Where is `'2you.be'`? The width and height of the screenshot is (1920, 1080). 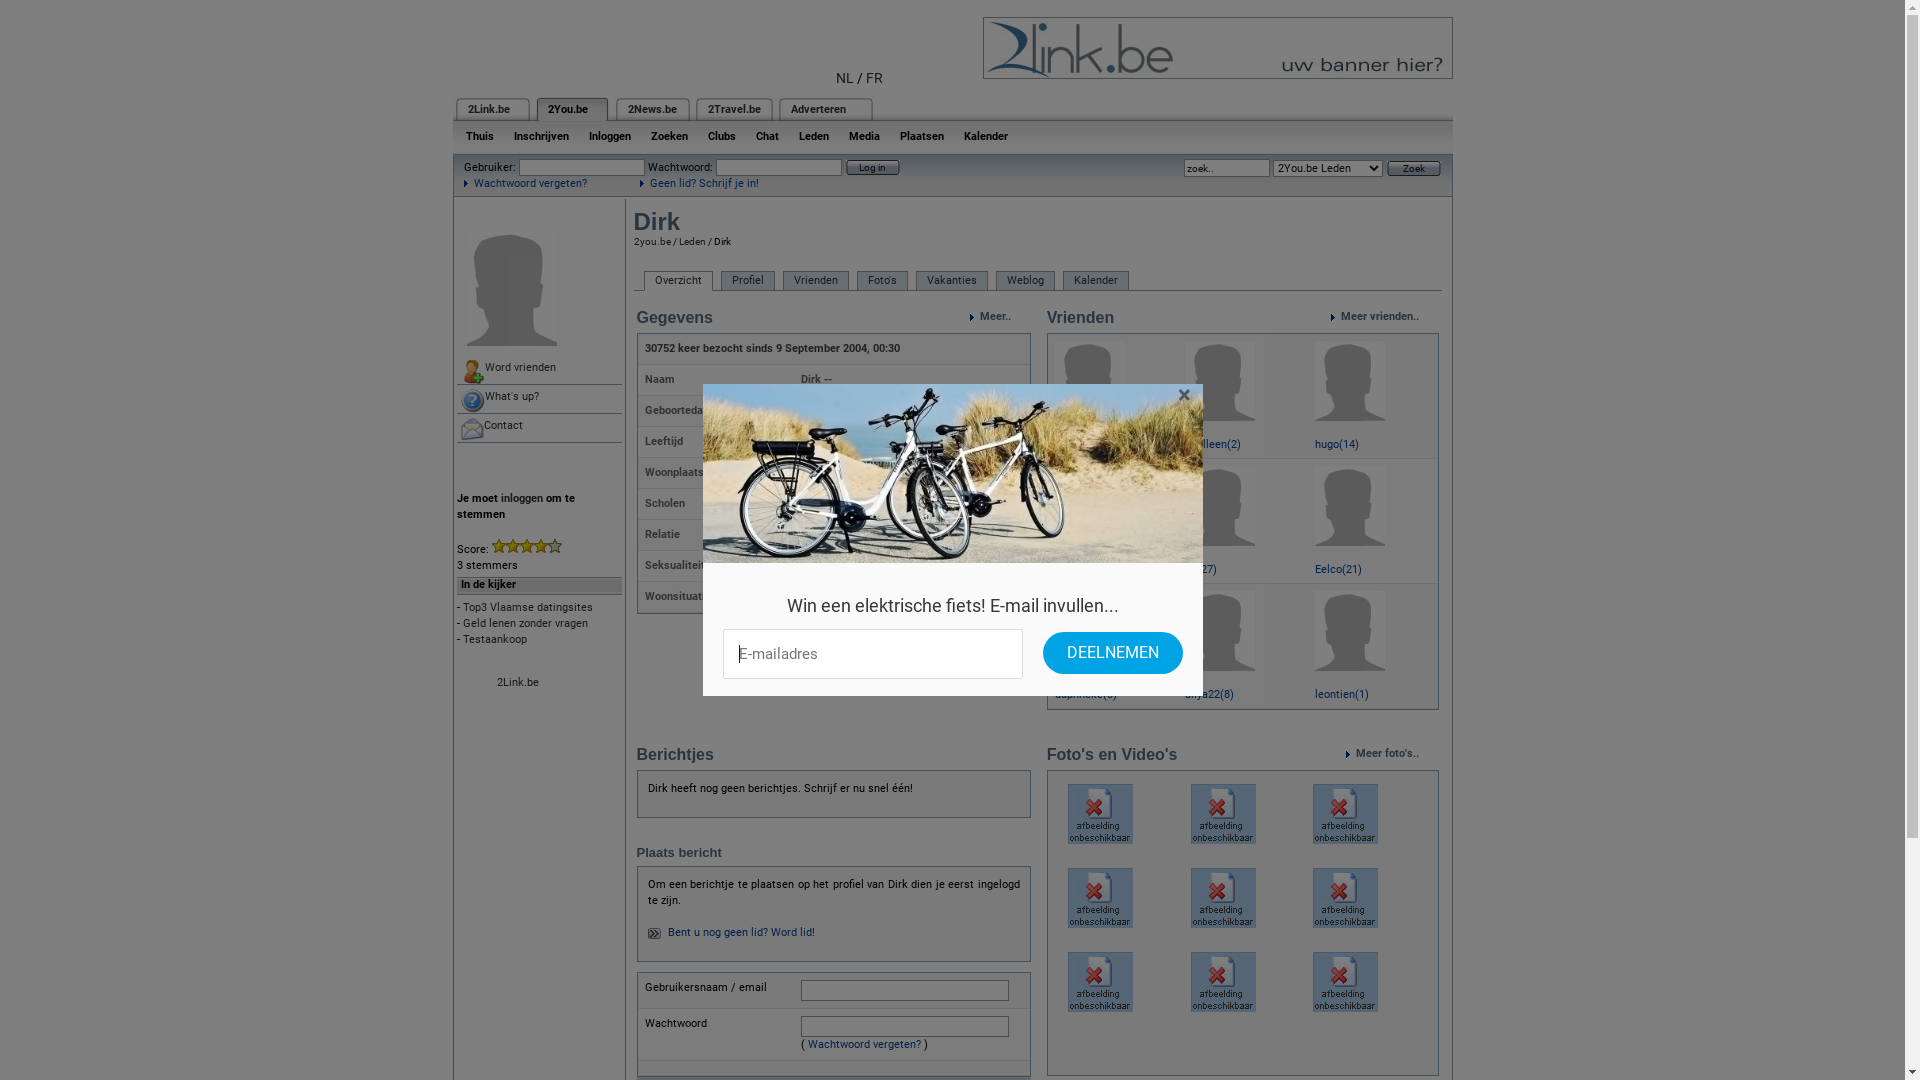
'2you.be' is located at coordinates (652, 240).